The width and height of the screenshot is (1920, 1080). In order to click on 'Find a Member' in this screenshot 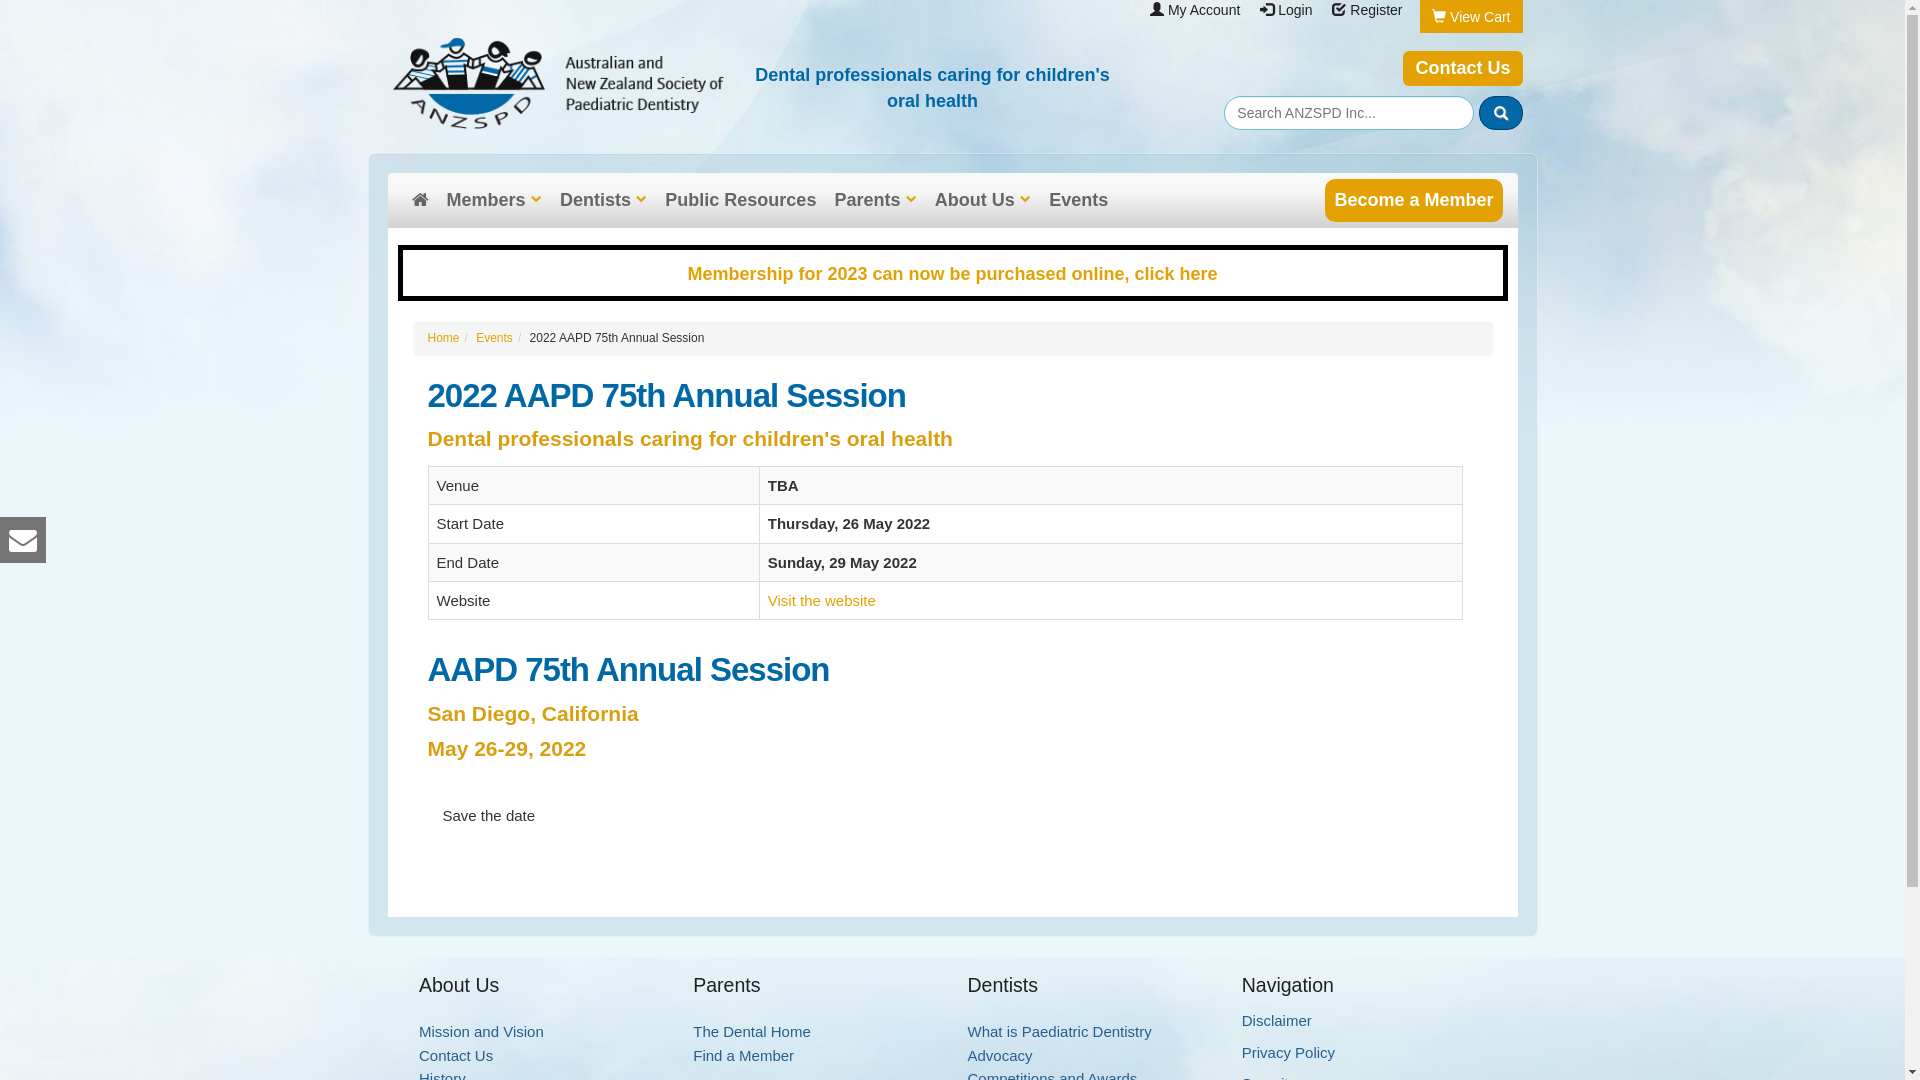, I will do `click(742, 1054)`.